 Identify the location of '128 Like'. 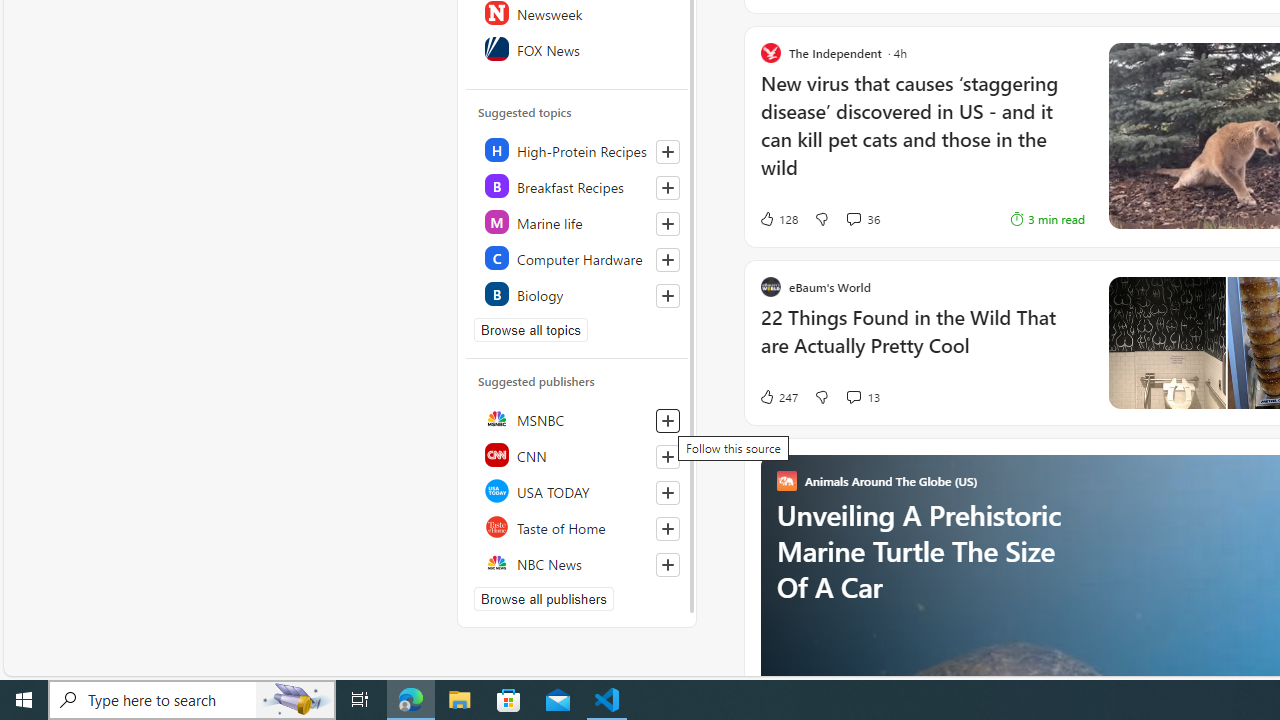
(777, 219).